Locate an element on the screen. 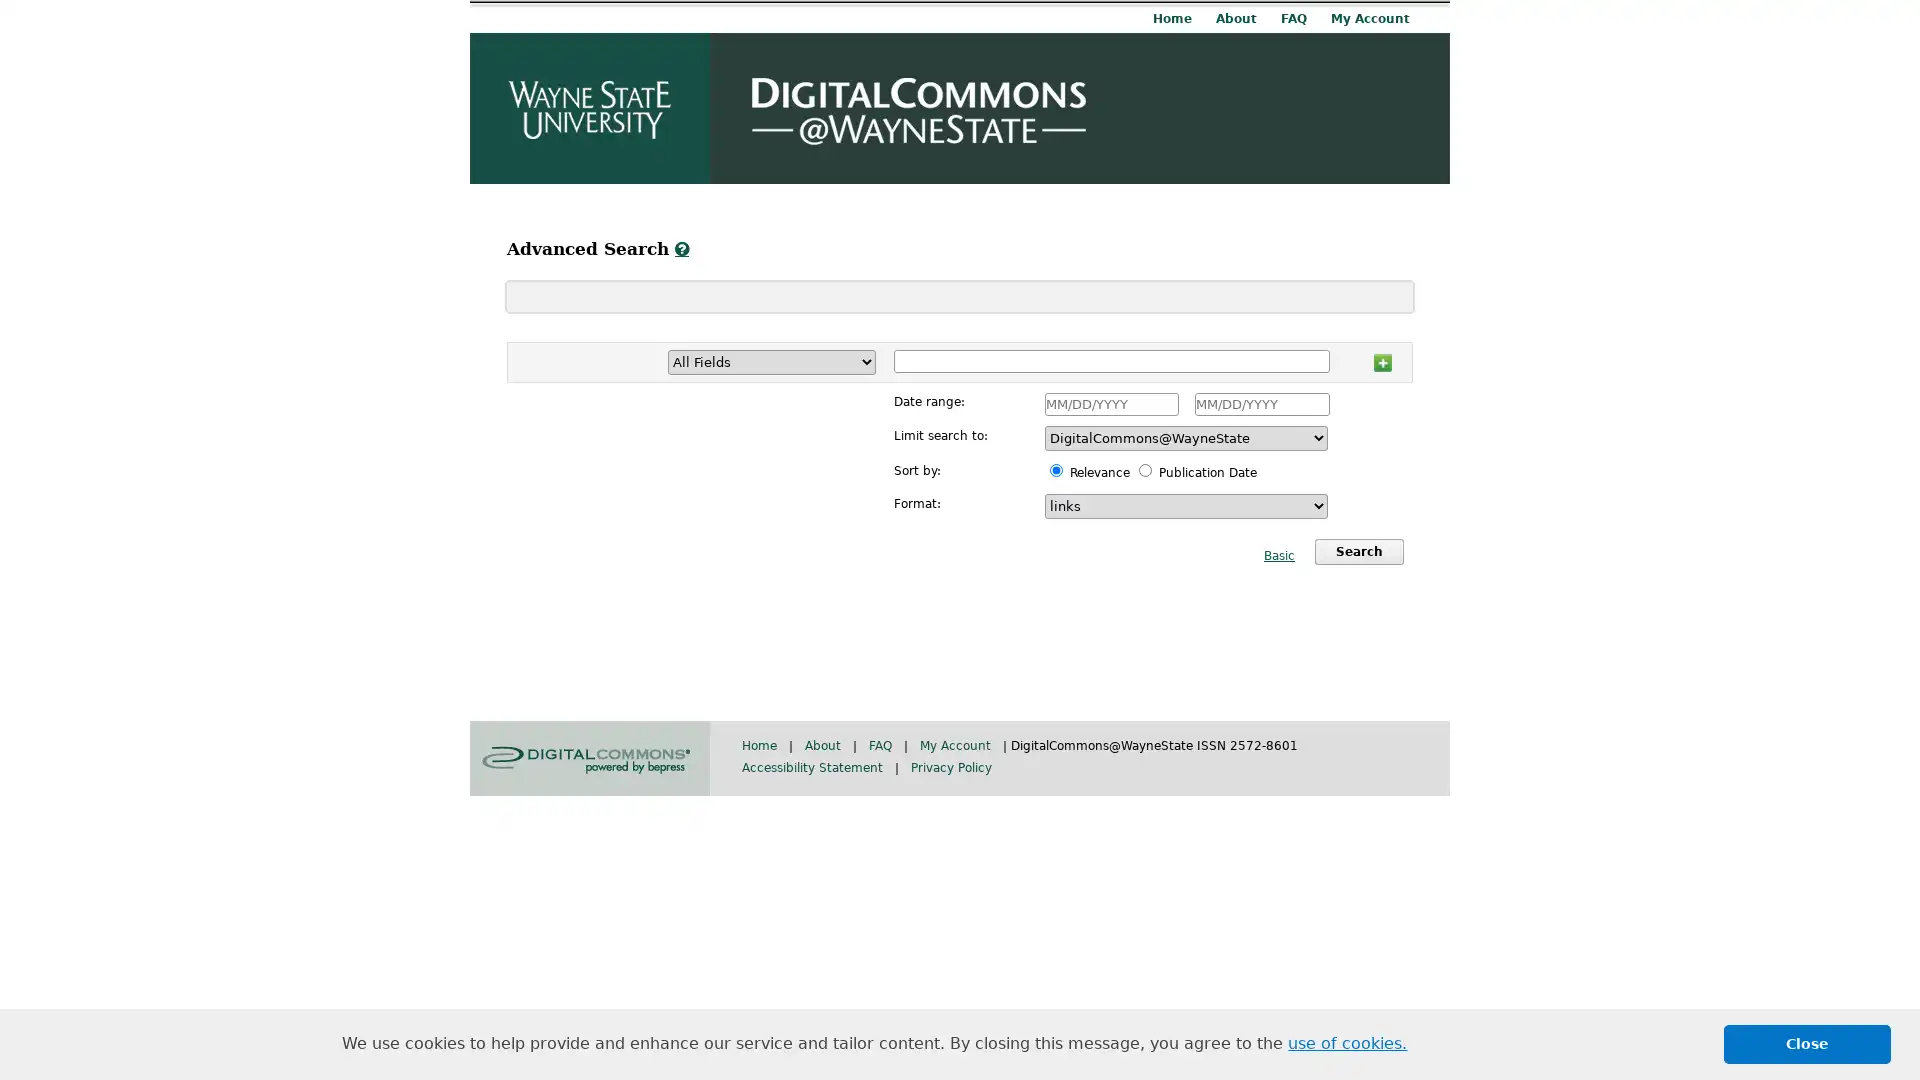  learn more about cookies is located at coordinates (1347, 1043).